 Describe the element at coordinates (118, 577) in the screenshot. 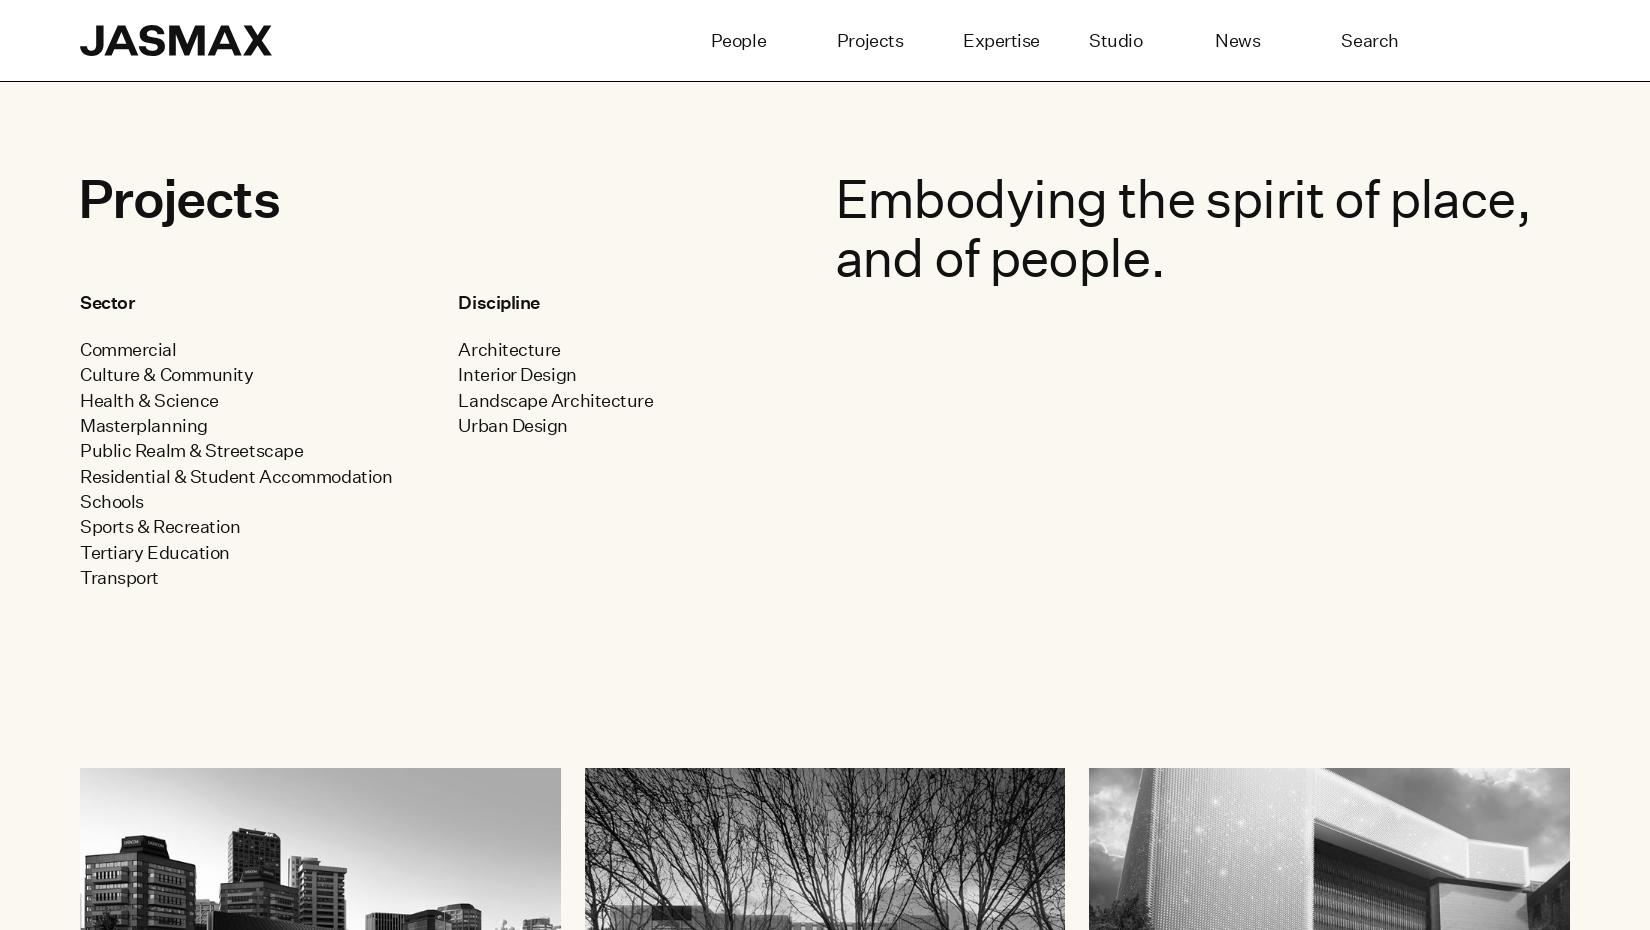

I see `'Transport'` at that location.